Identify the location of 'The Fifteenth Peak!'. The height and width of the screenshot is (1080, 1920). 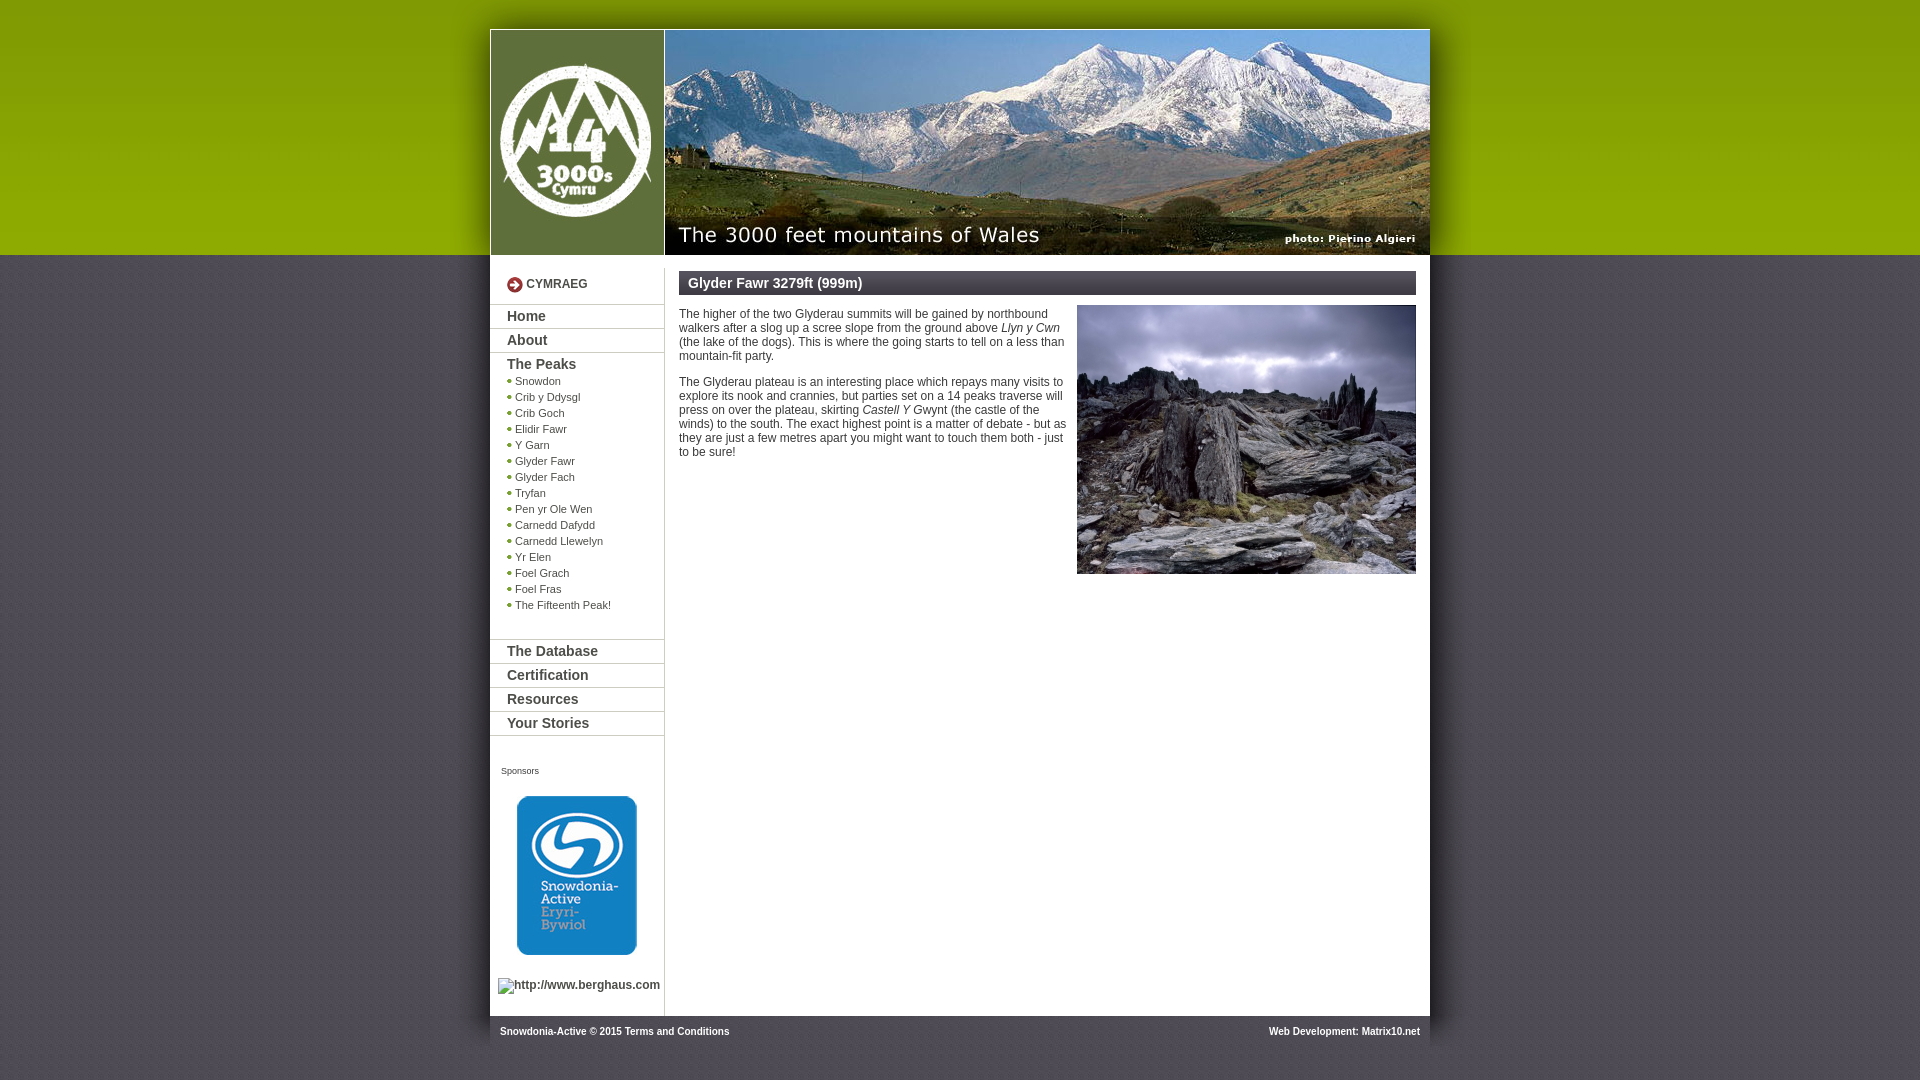
(584, 604).